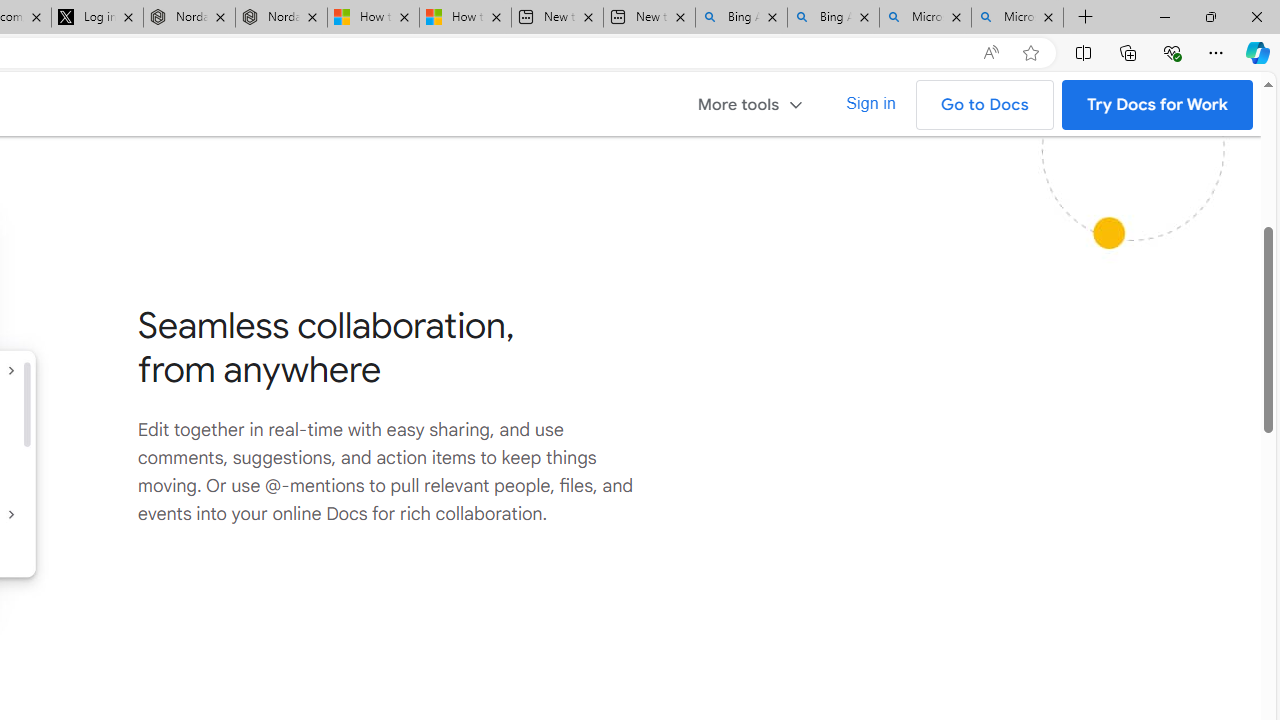  Describe the element at coordinates (991, 52) in the screenshot. I see `'Read aloud this page (Ctrl+Shift+U)'` at that location.